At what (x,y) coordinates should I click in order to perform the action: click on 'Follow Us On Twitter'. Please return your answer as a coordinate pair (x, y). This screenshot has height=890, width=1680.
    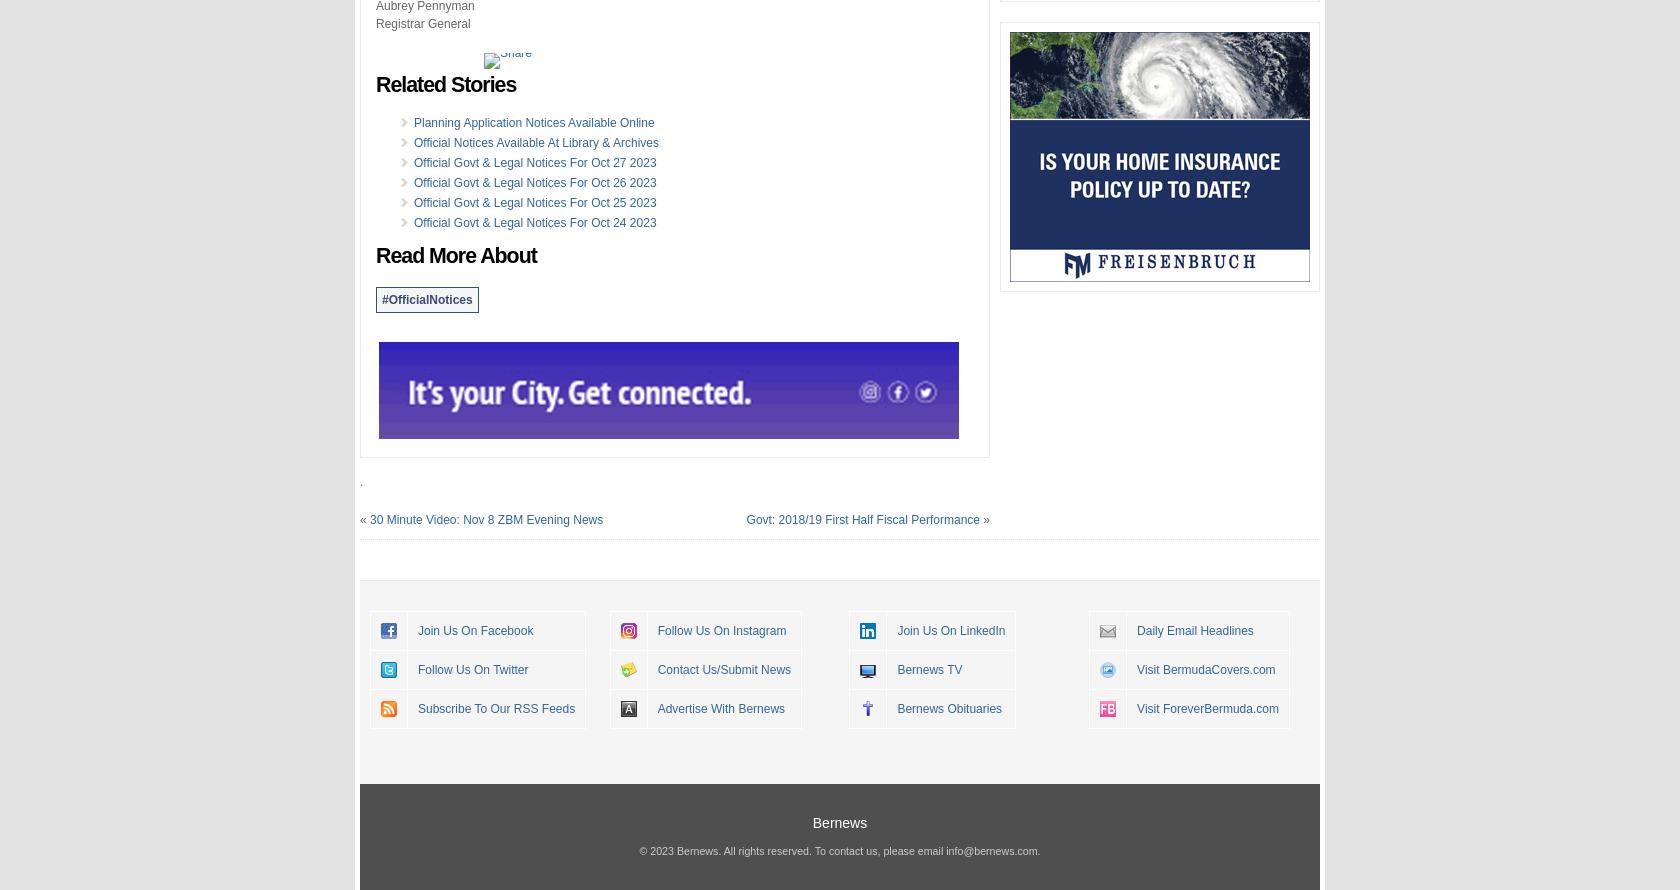
    Looking at the image, I should click on (472, 668).